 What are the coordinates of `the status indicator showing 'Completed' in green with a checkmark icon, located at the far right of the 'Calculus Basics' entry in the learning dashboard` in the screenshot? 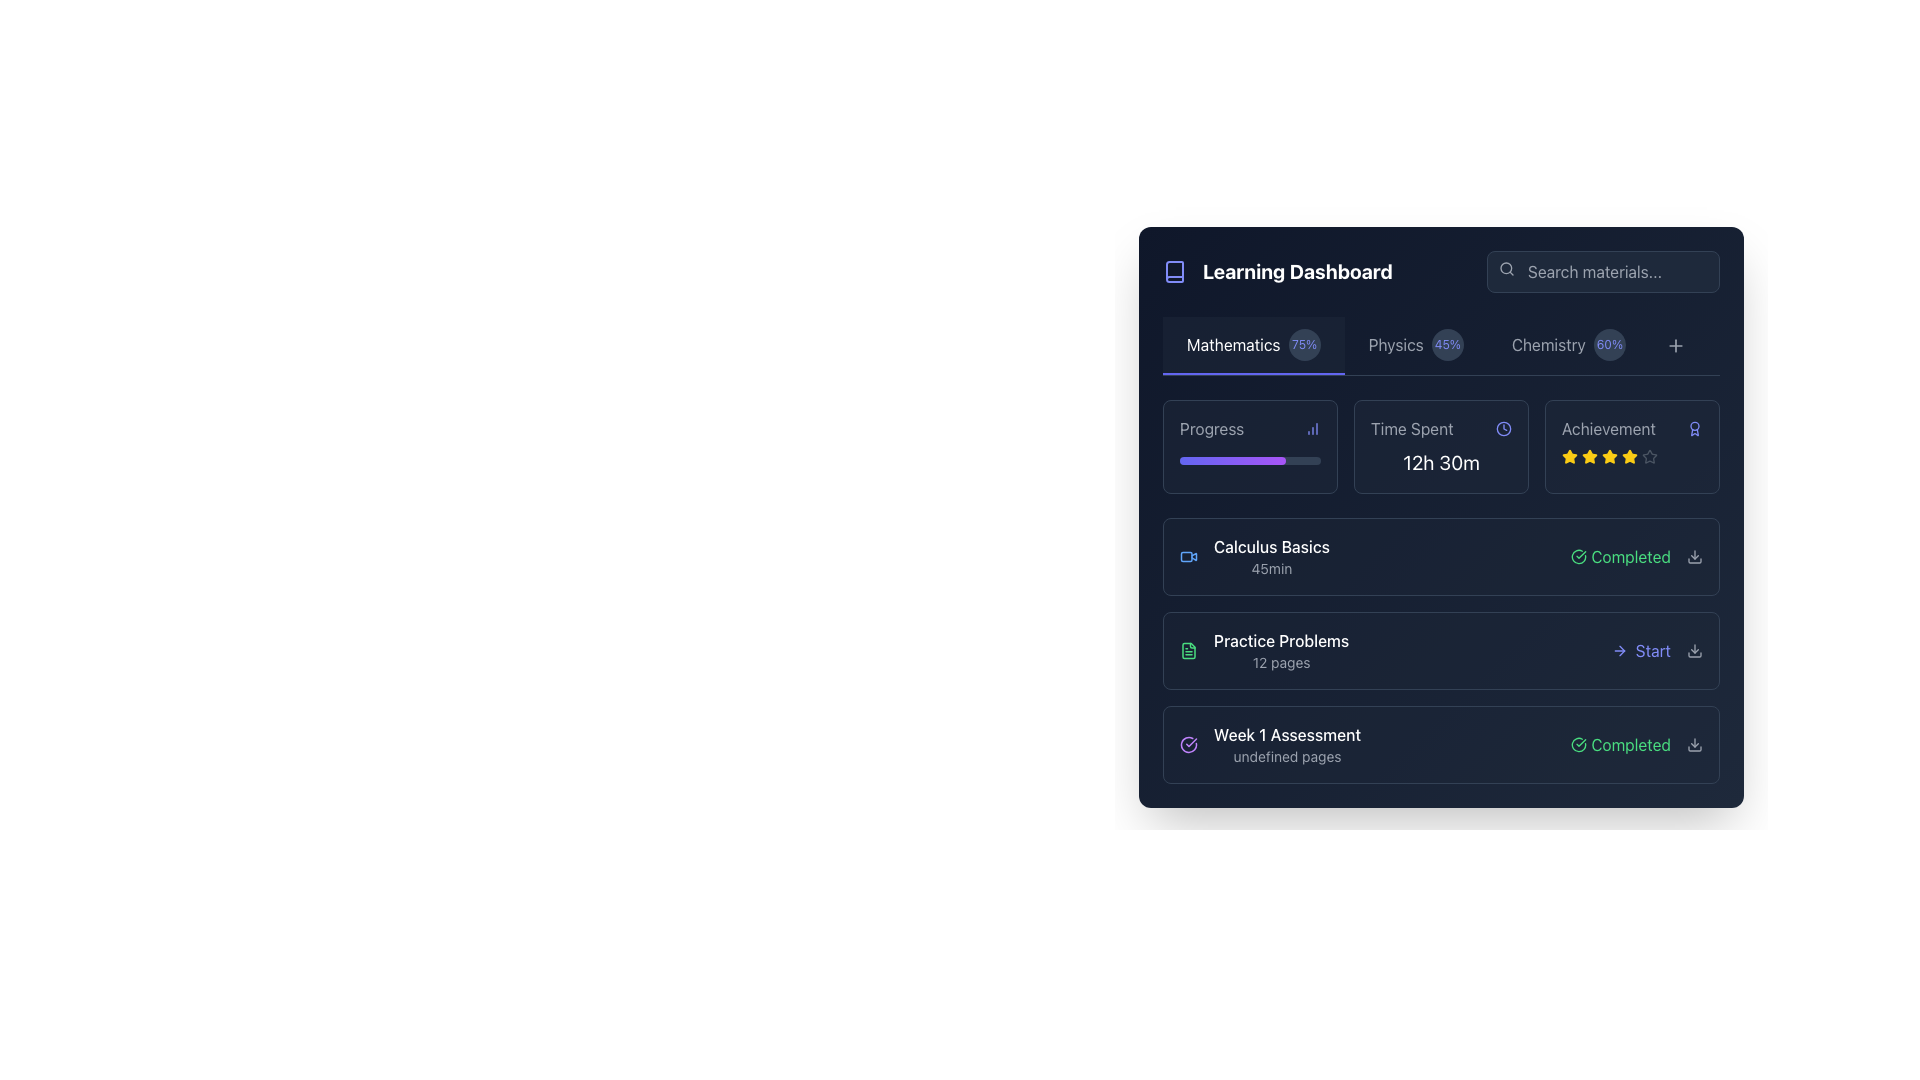 It's located at (1637, 556).